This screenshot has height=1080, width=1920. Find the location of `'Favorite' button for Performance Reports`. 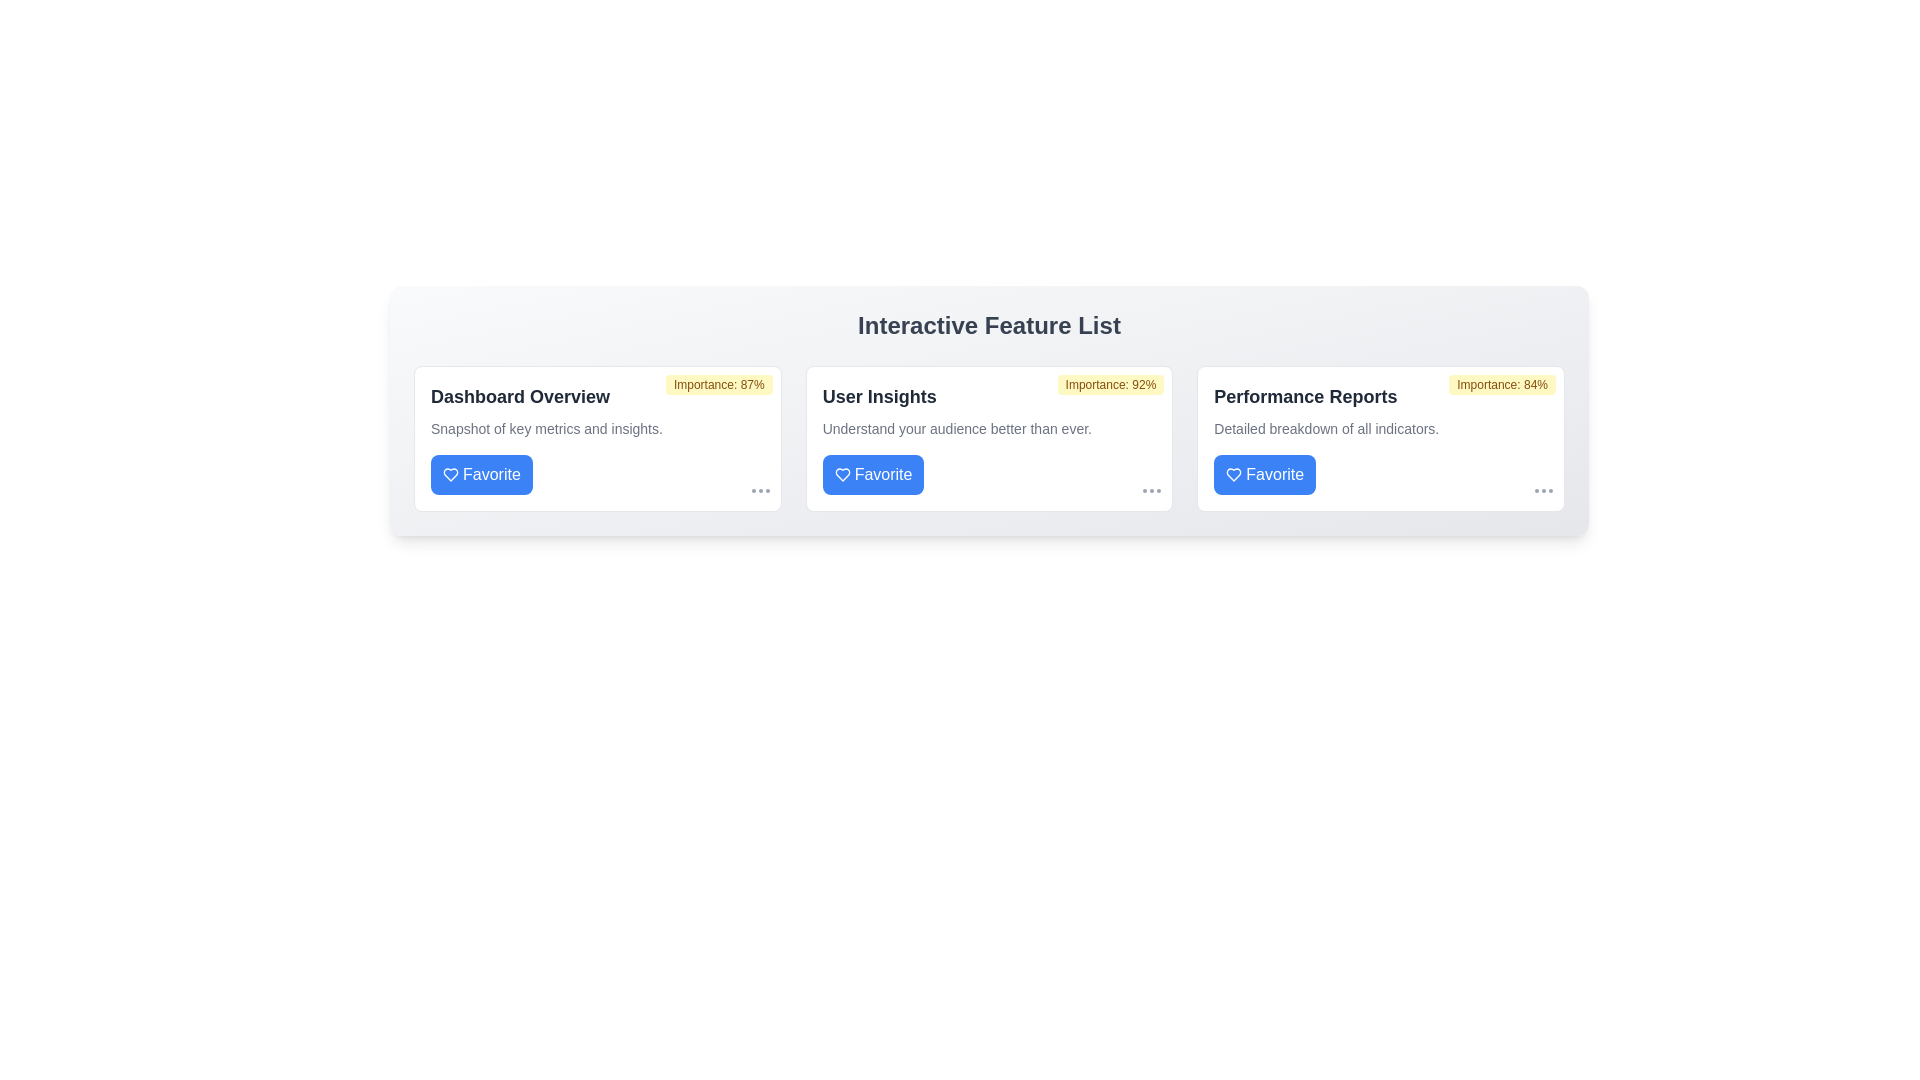

'Favorite' button for Performance Reports is located at coordinates (1264, 474).